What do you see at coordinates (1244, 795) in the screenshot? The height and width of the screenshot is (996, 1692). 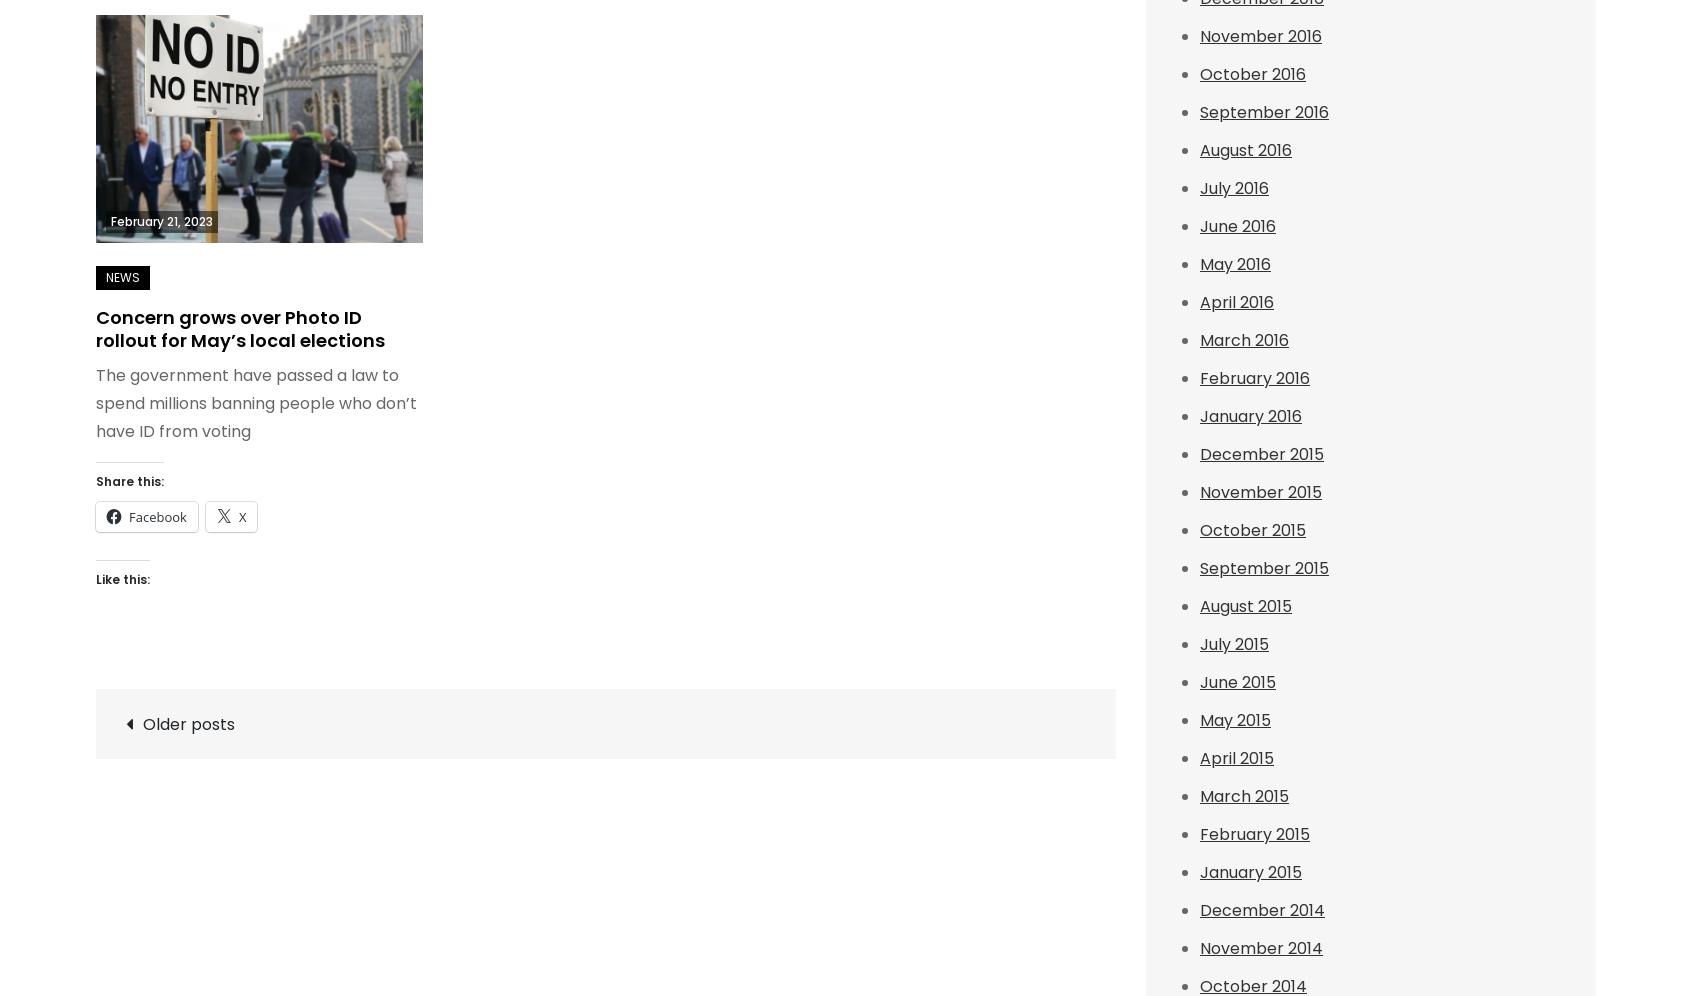 I see `'March 2015'` at bounding box center [1244, 795].